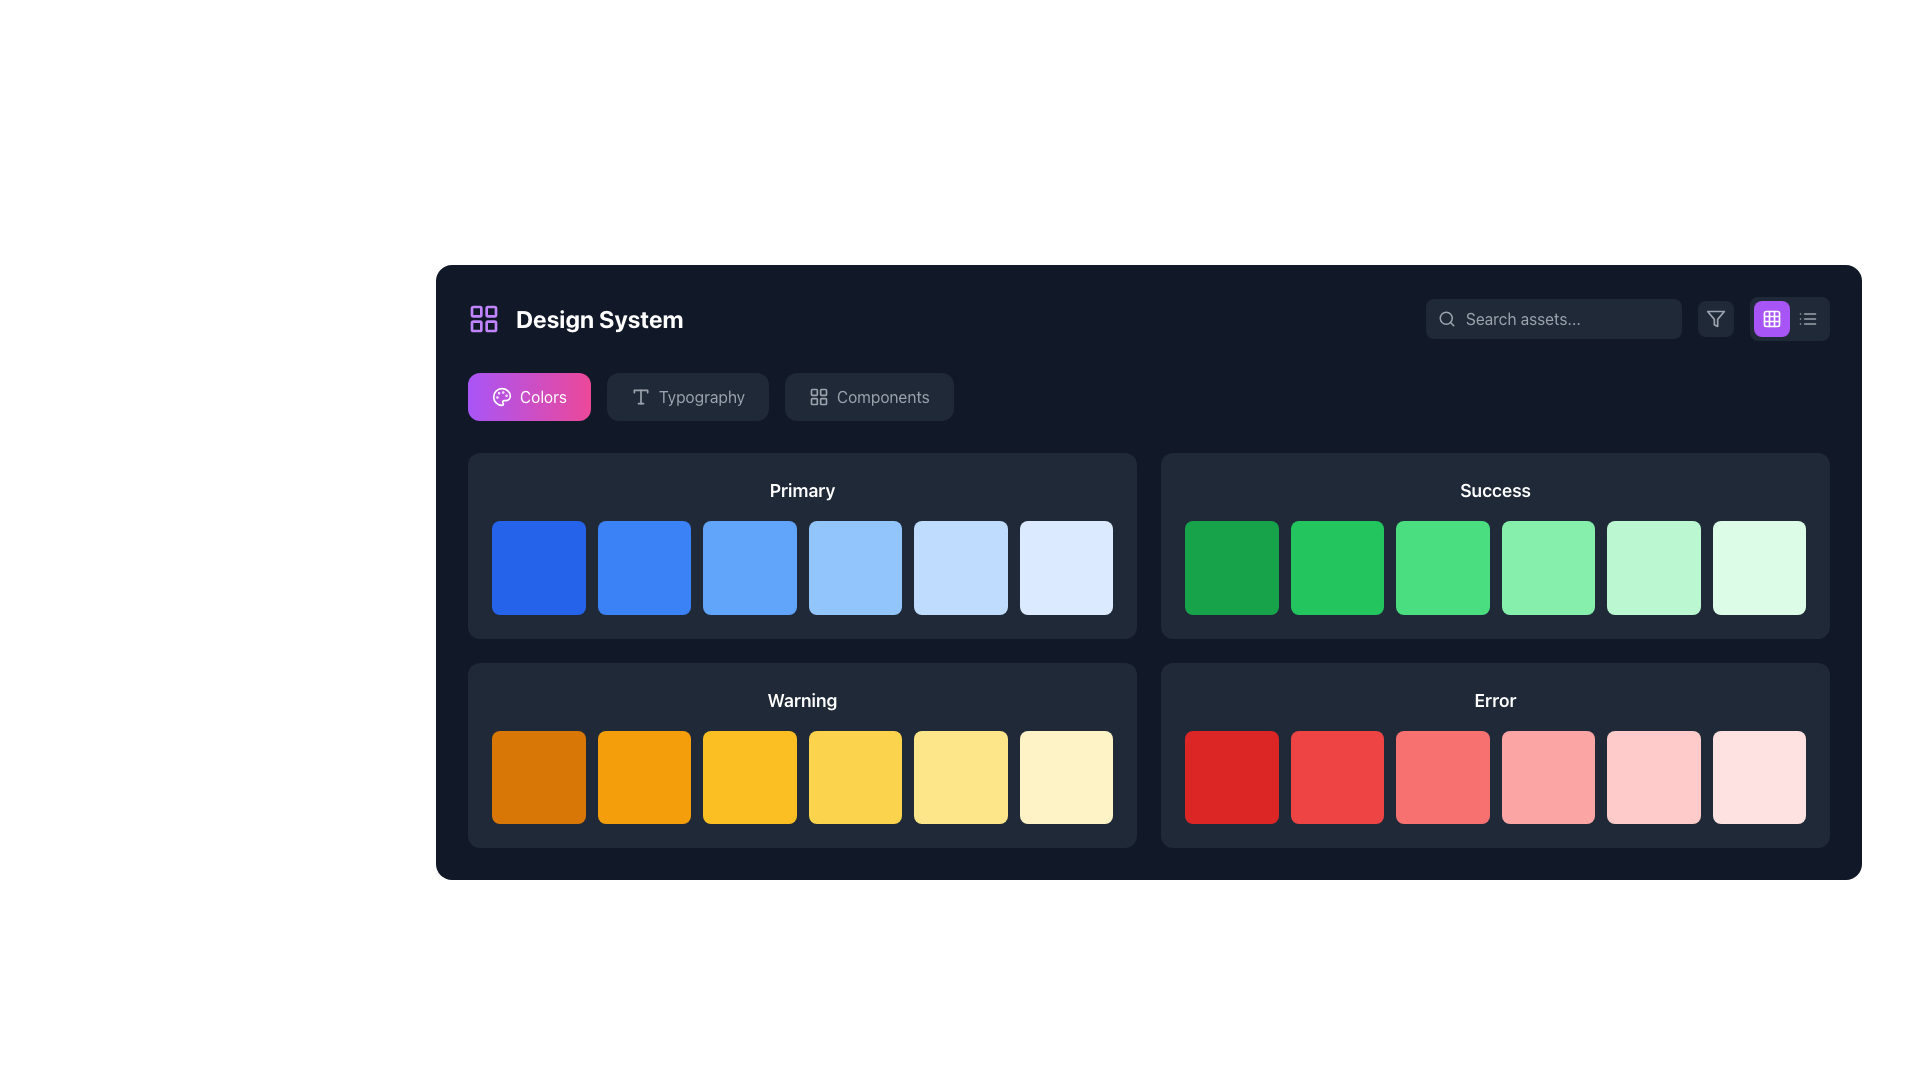  I want to click on the last button in the 'Error' section of the color-themed grid to gain accessibility interactions, so click(1758, 776).